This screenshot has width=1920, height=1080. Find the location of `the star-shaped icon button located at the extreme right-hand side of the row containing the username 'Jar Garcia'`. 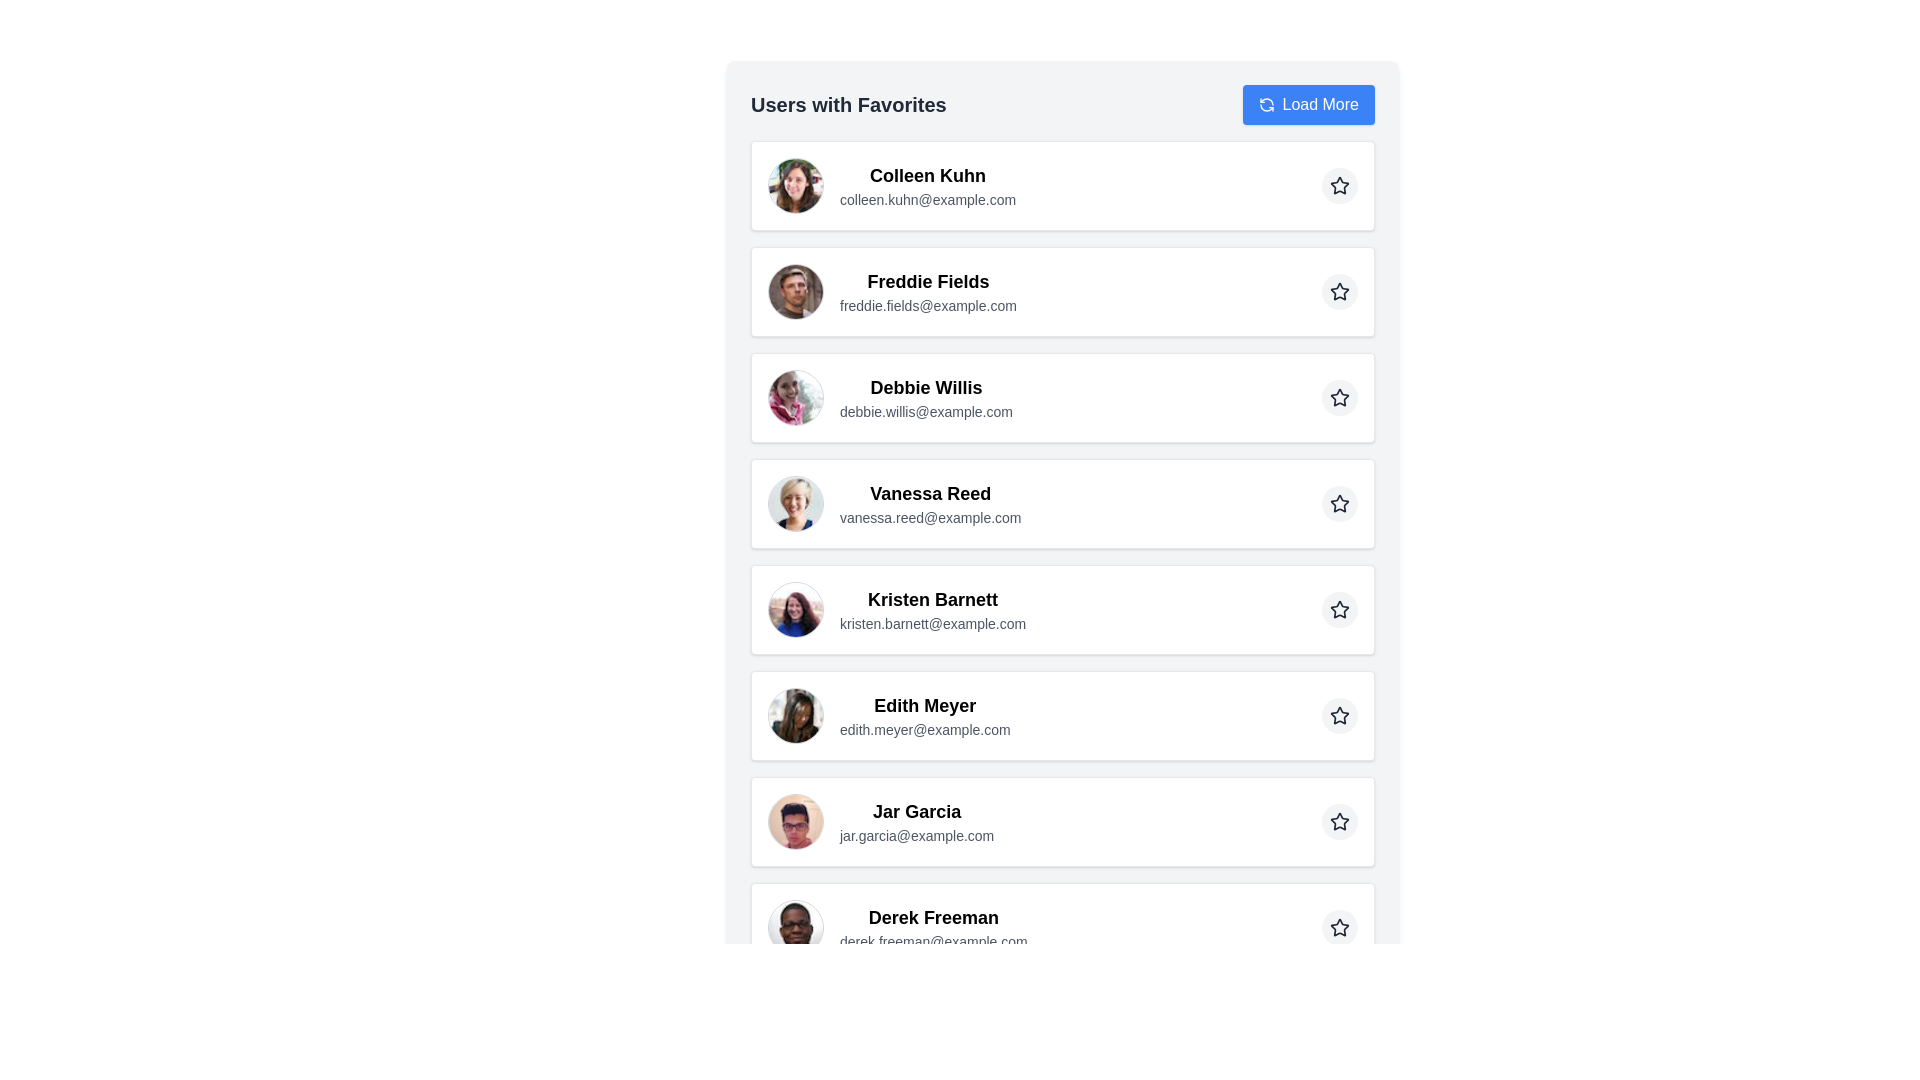

the star-shaped icon button located at the extreme right-hand side of the row containing the username 'Jar Garcia' is located at coordinates (1339, 821).